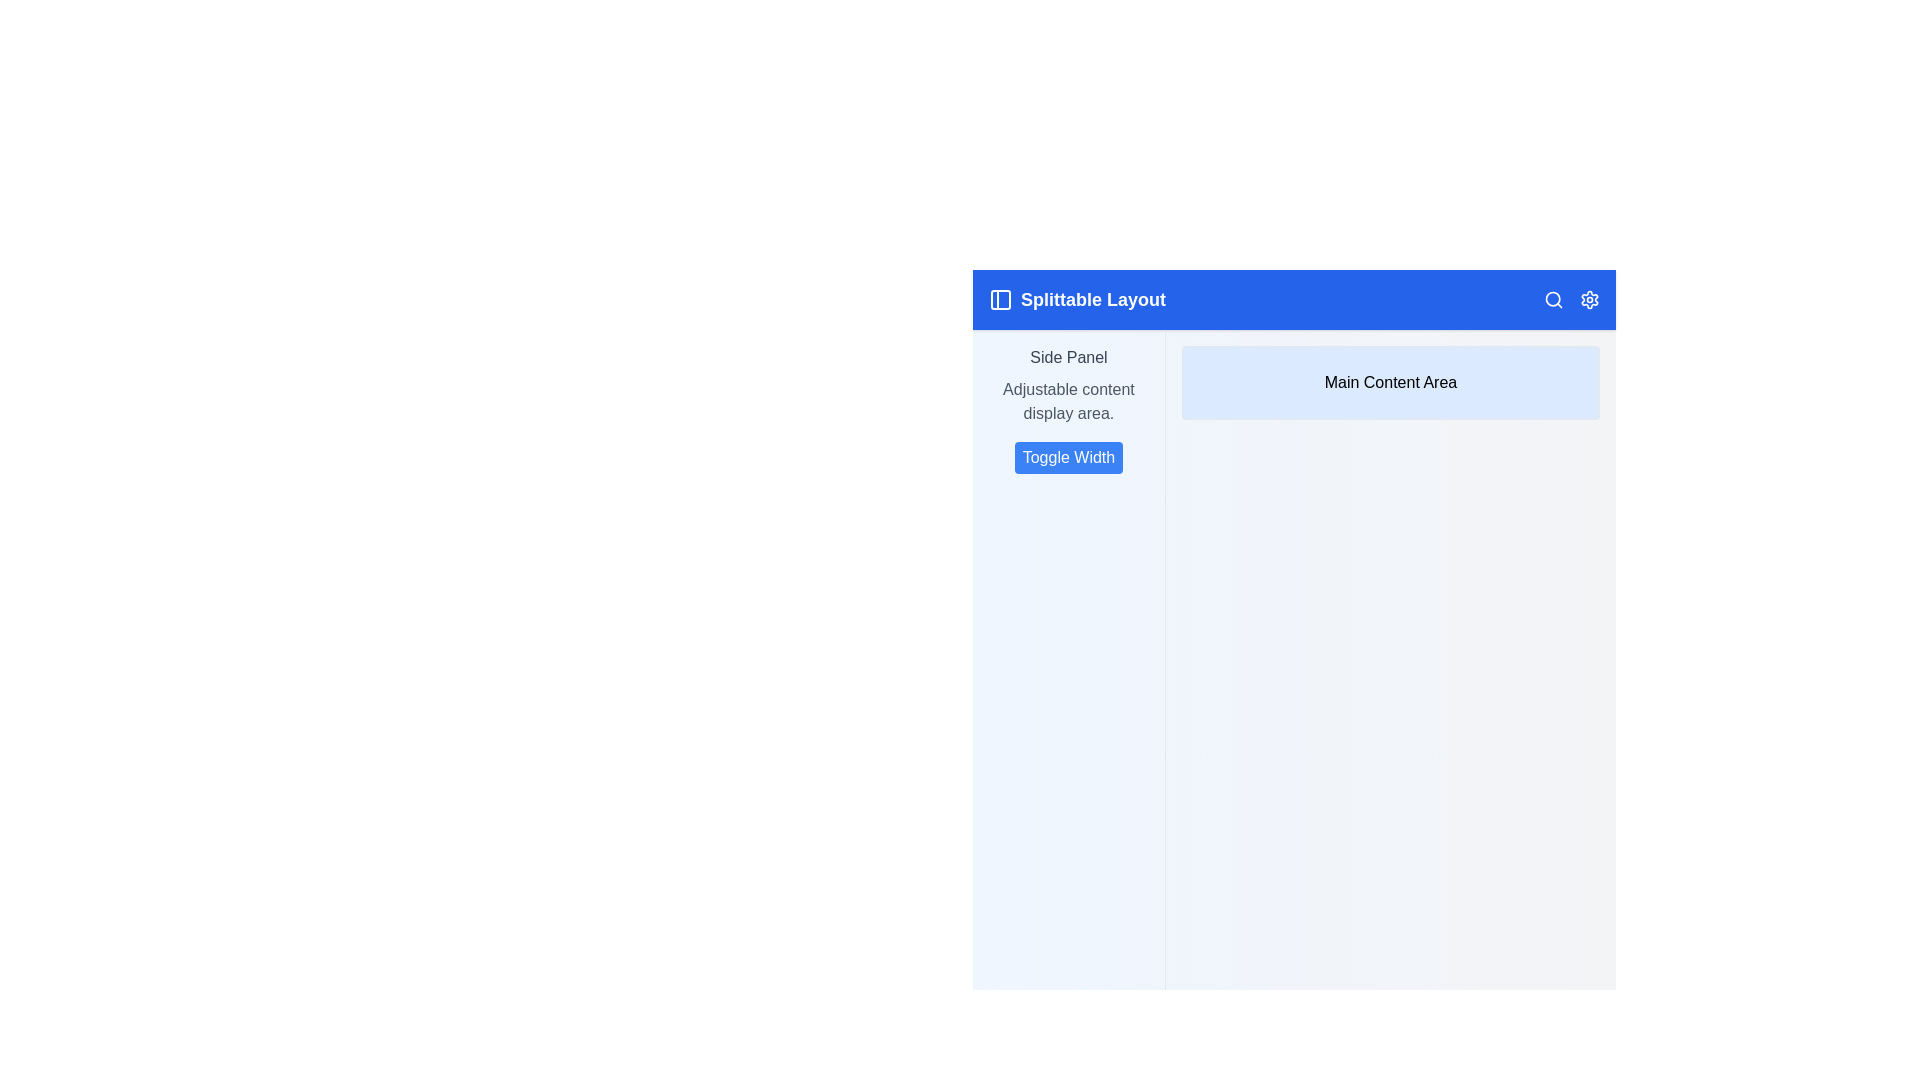 Image resolution: width=1920 pixels, height=1080 pixels. I want to click on the Rectangular SVG subcomponent located in the left portion of a graphical icon, which is part of an SVG-based icon near the top-left corner of the user interface, so click(1001, 300).